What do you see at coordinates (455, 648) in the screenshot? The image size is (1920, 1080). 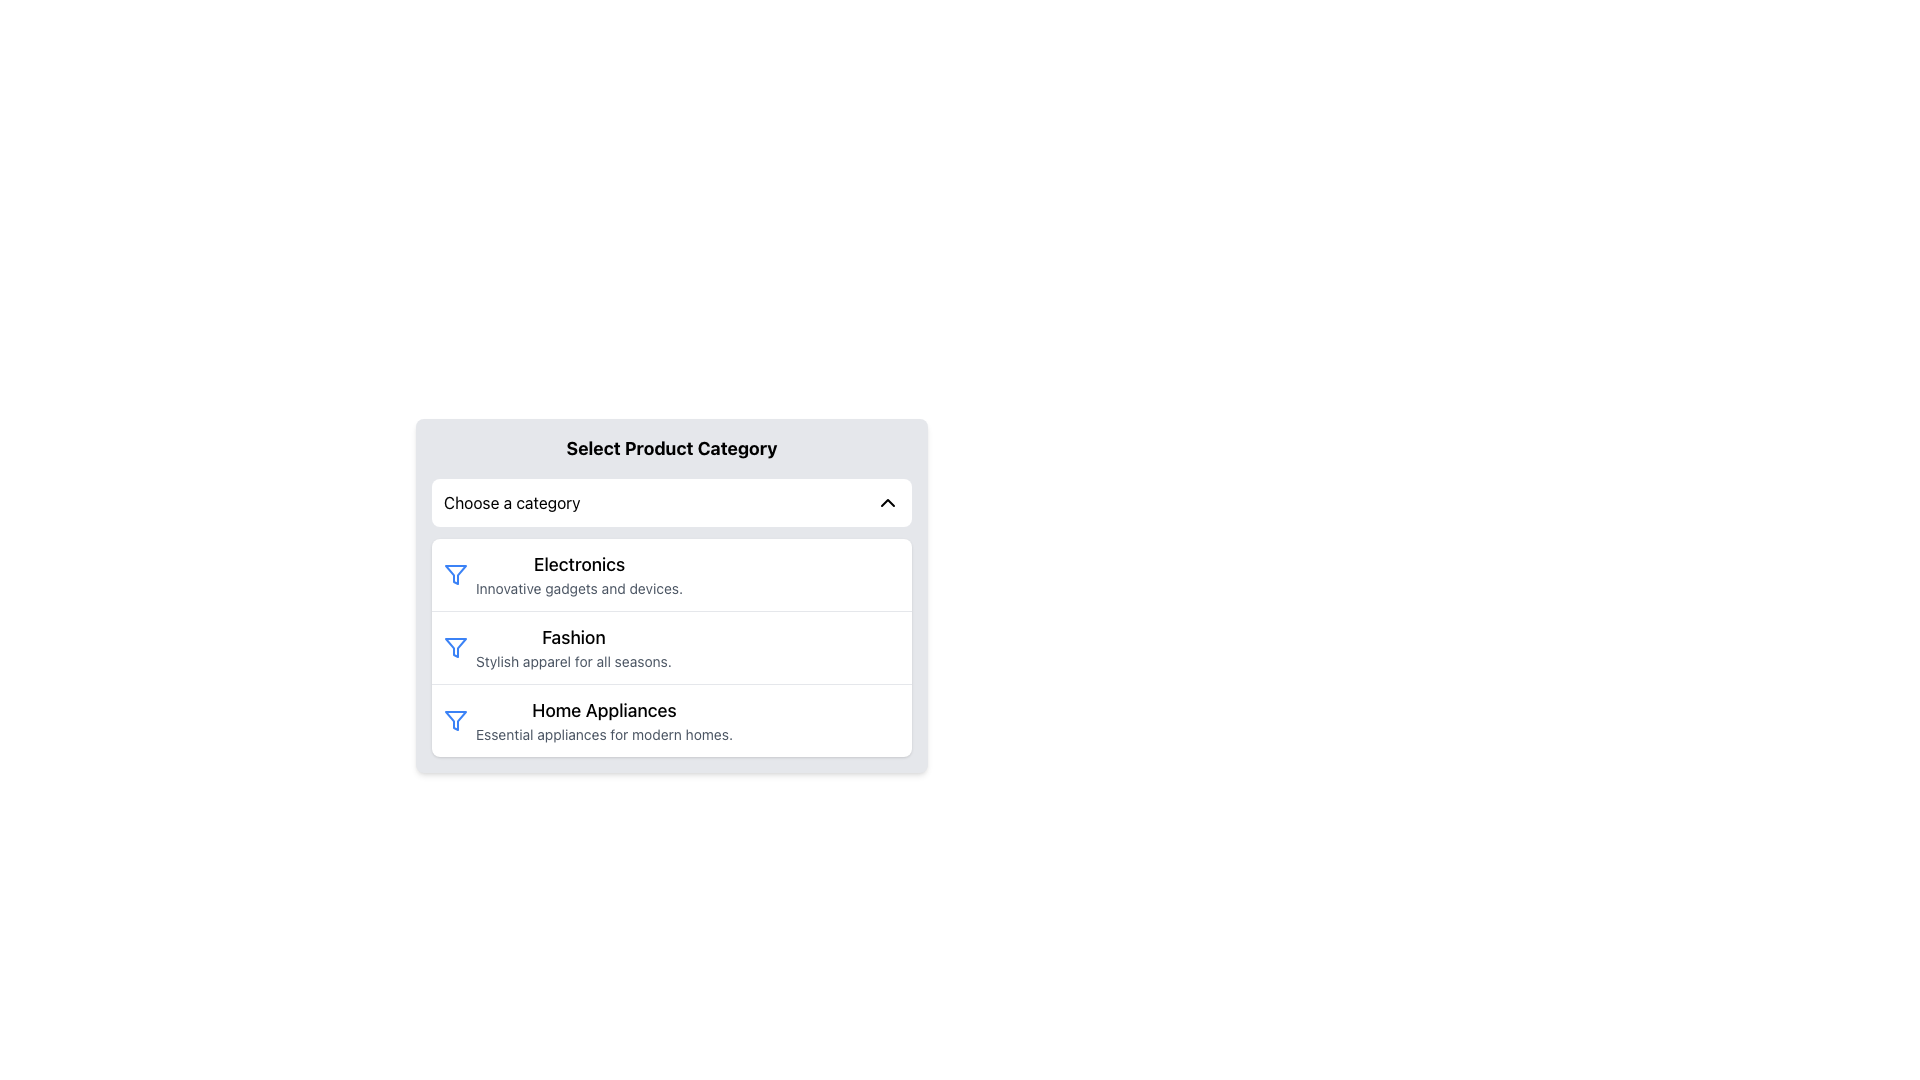 I see `the filter icon associated with the 'Electronics' category in the 'Select Product Category' interface` at bounding box center [455, 648].